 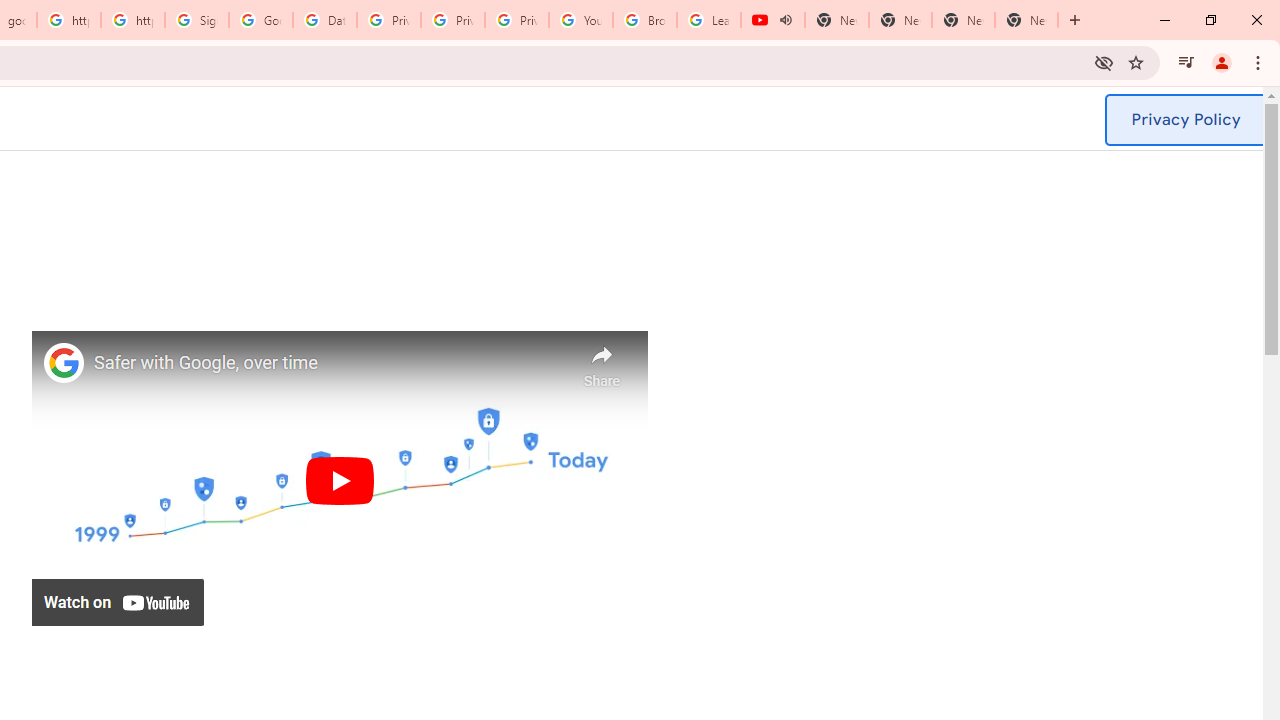 I want to click on 'Browse Chrome as a guest - Computer - Google Chrome Help', so click(x=645, y=20).